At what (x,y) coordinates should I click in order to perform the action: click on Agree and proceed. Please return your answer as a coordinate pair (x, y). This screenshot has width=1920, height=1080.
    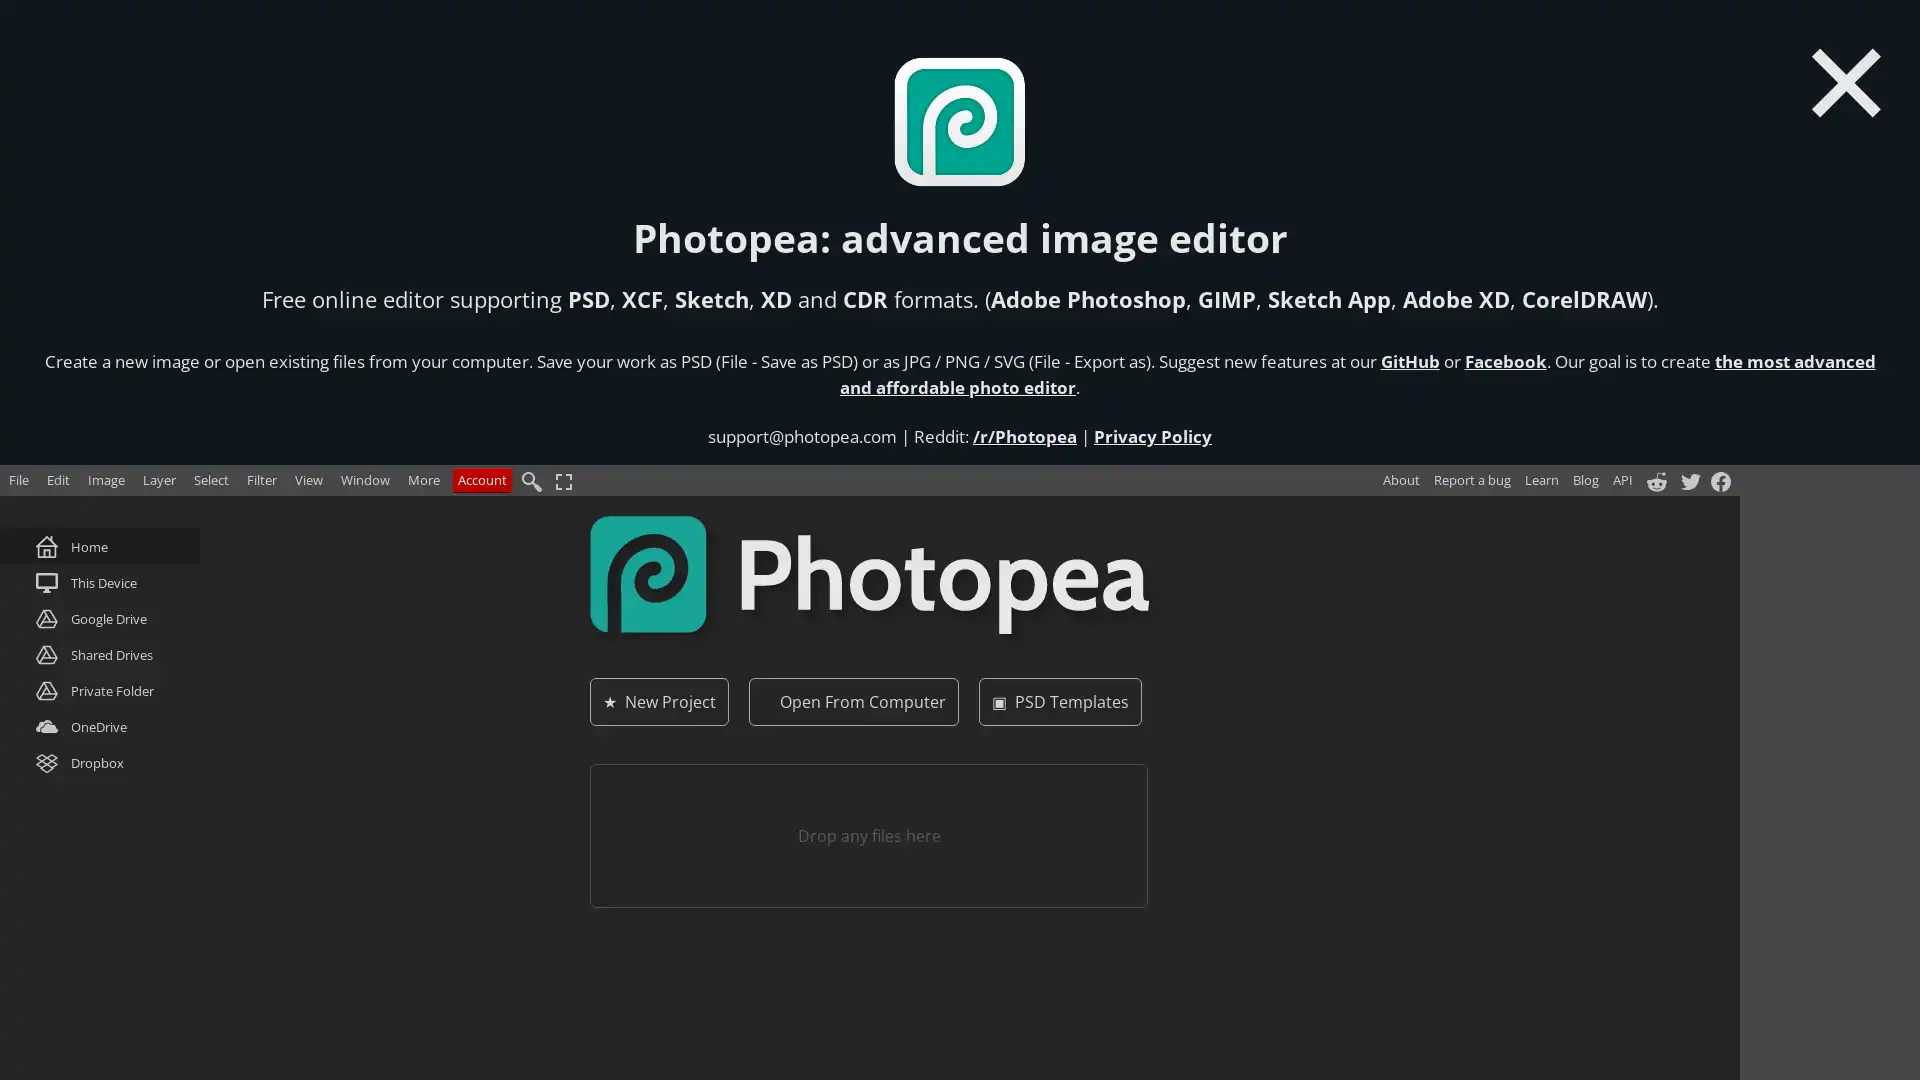
    Looking at the image, I should click on (360, 1043).